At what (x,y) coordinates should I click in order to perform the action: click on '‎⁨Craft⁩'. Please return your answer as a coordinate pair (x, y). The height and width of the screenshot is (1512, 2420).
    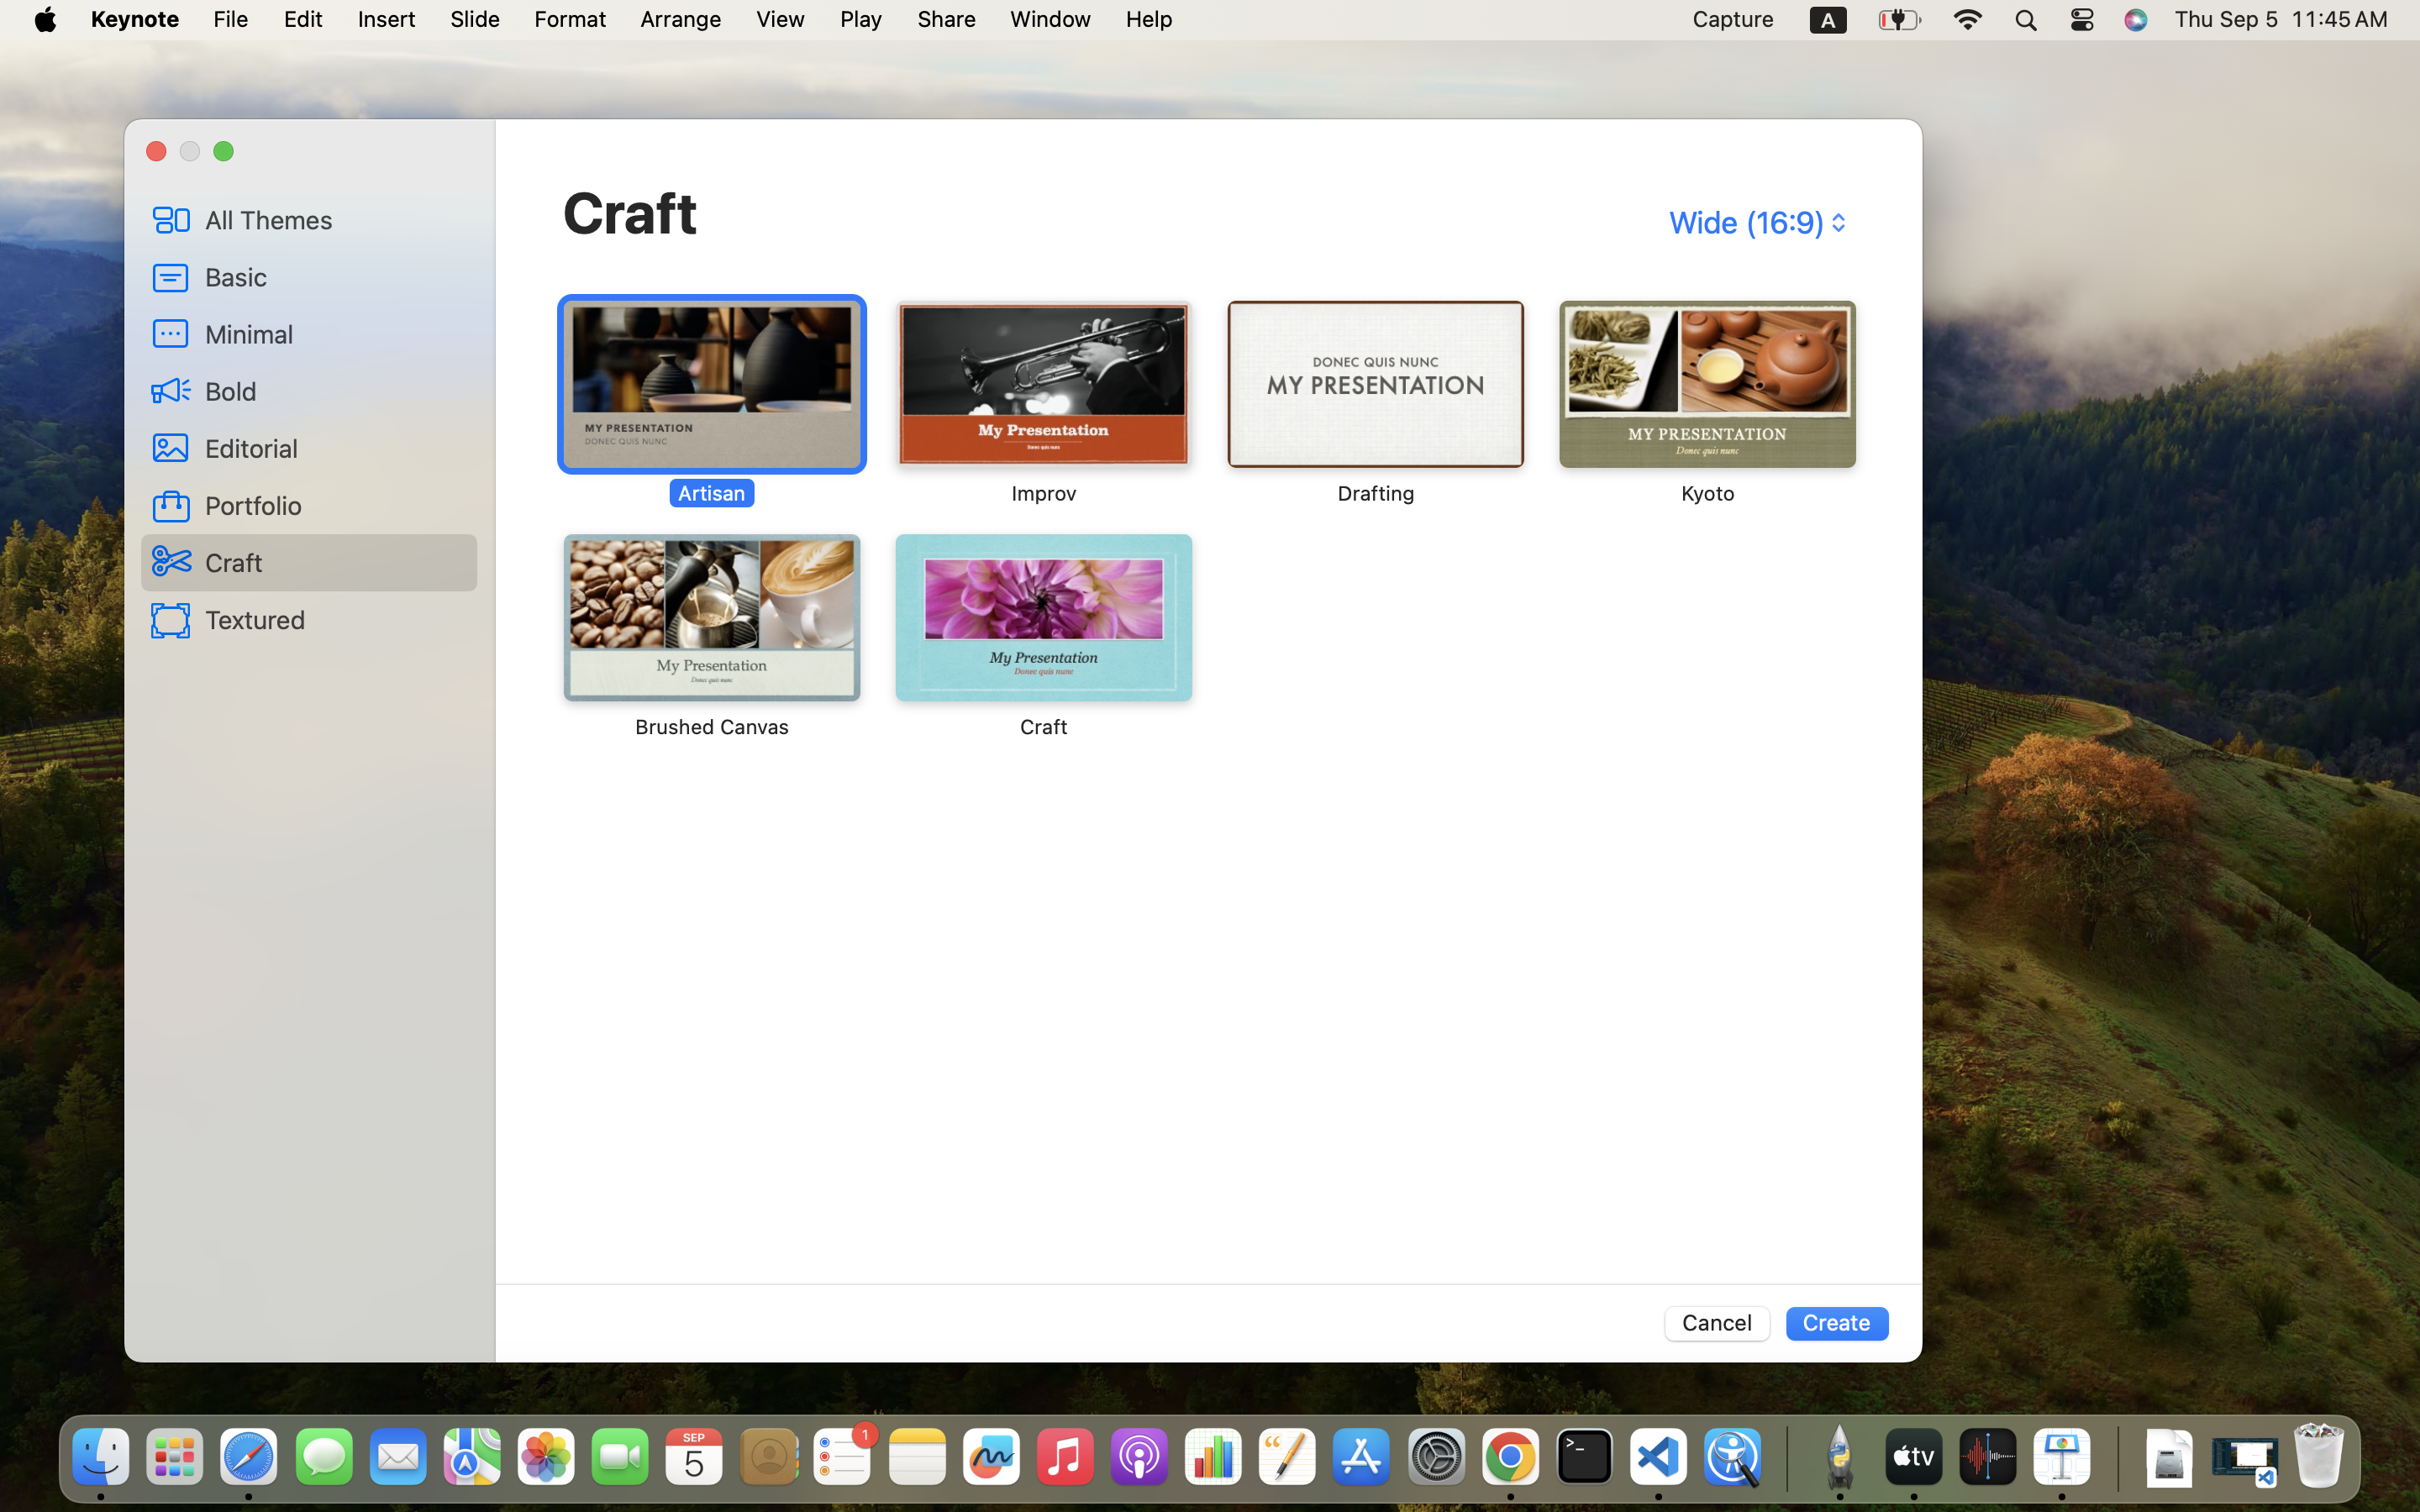
    Looking at the image, I should click on (1041, 635).